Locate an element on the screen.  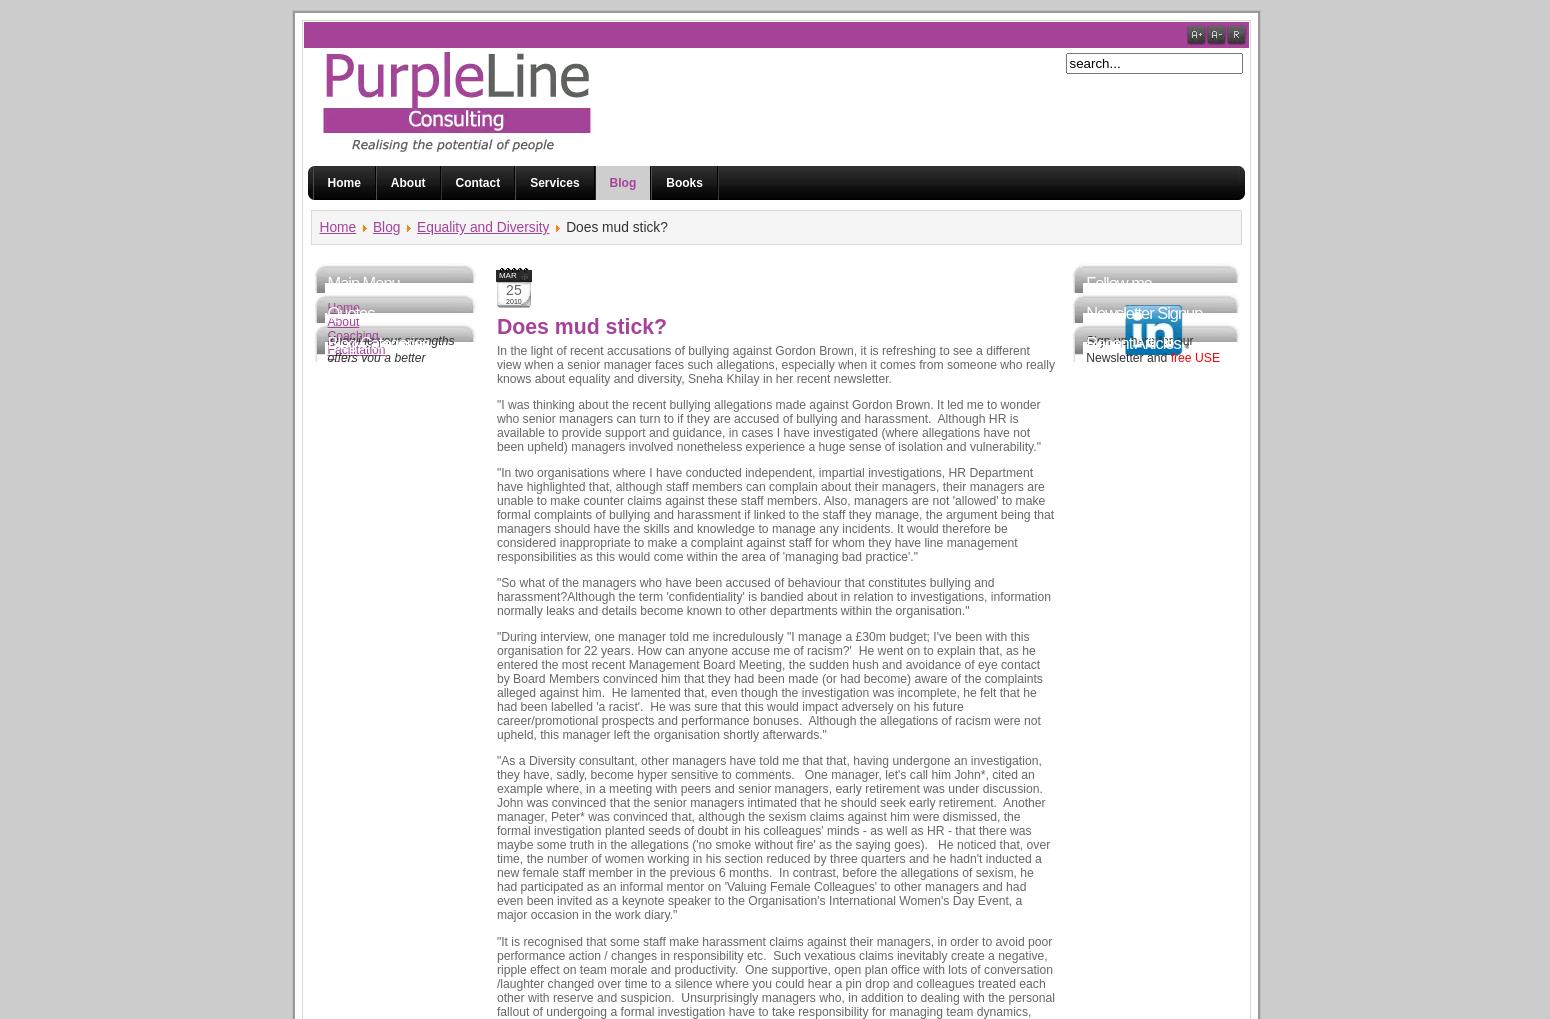
'"I was thinking about the recent bullying allegations made against Gordon Brown. It led me to wonder who senior managers can turn to if they are accused of bullying and harassment.  Although HR is available to provide support and guidance, in cases I have investigated (where allegations have not been upheld) managers involved nonetheless experience a huge sense of isolation and vulnerability."' is located at coordinates (768, 425).